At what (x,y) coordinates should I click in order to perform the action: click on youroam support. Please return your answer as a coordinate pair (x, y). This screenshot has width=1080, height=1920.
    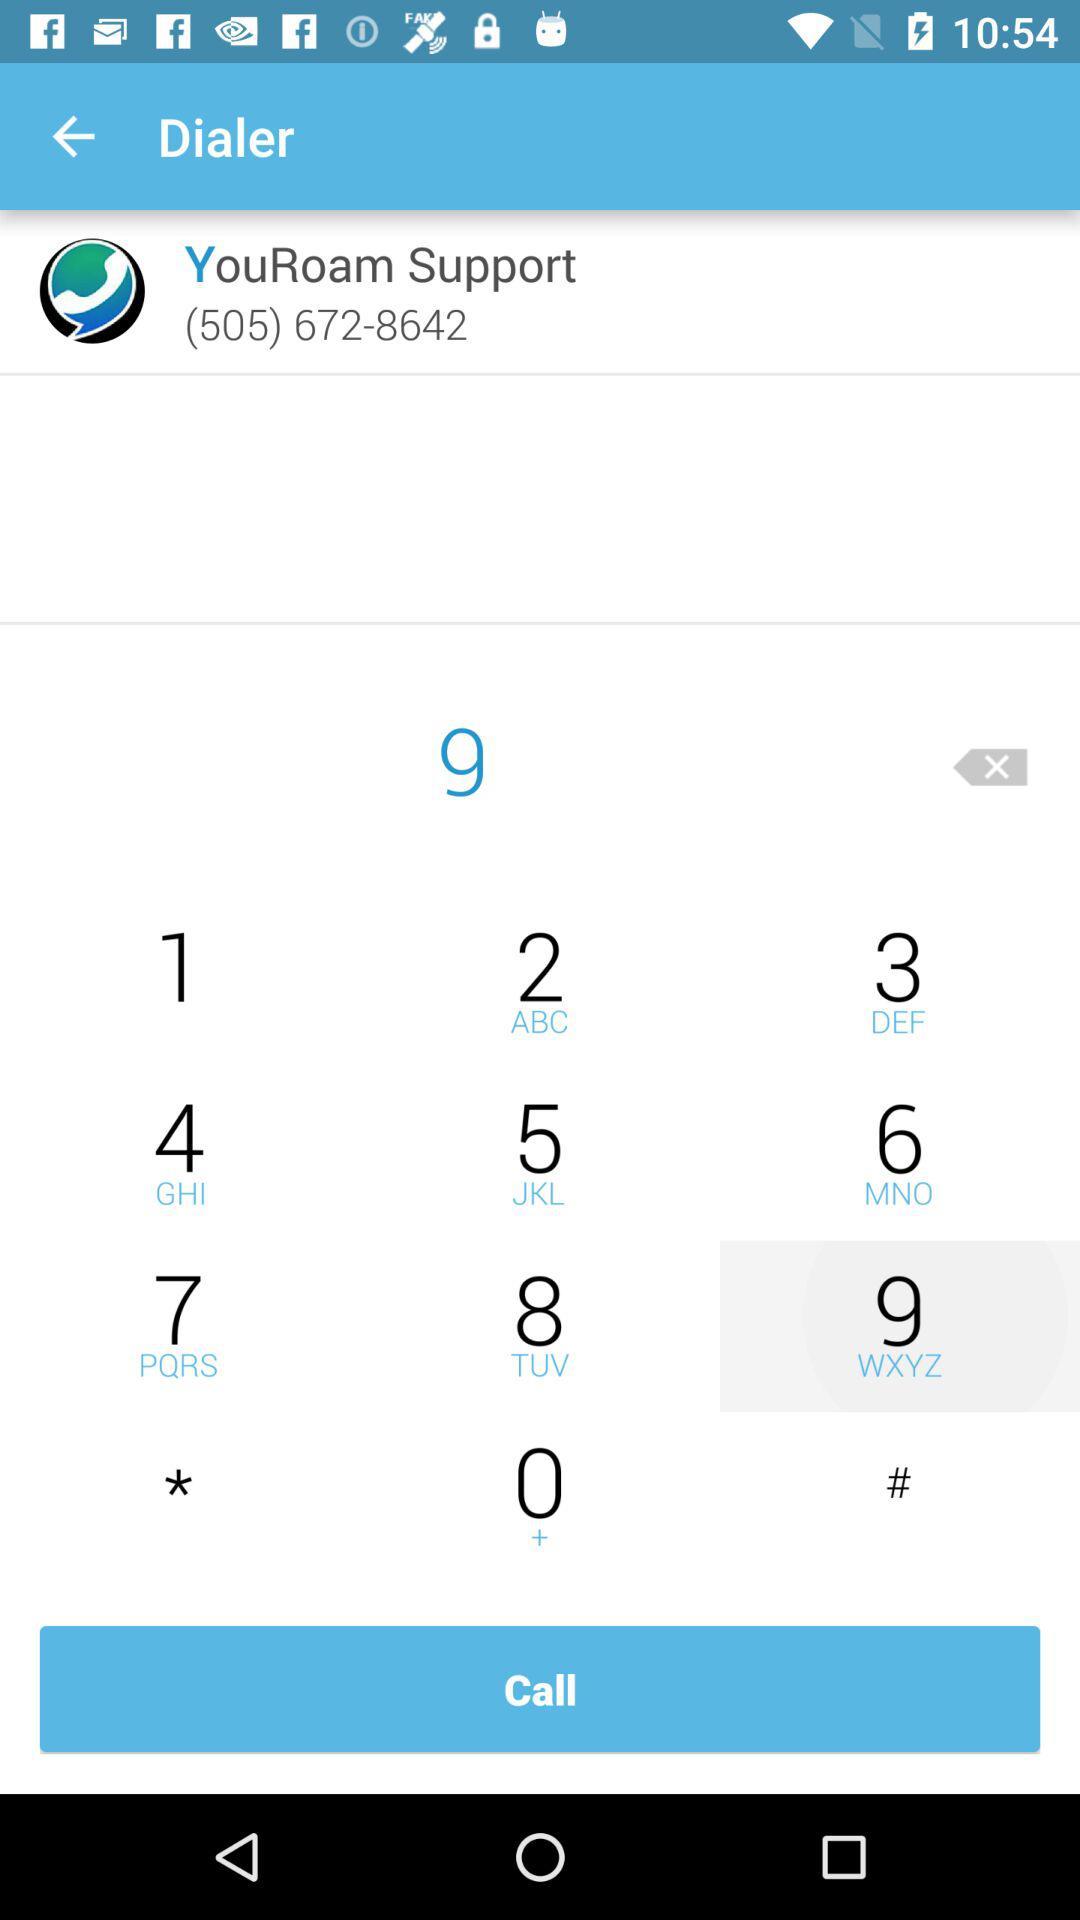
    Looking at the image, I should click on (380, 262).